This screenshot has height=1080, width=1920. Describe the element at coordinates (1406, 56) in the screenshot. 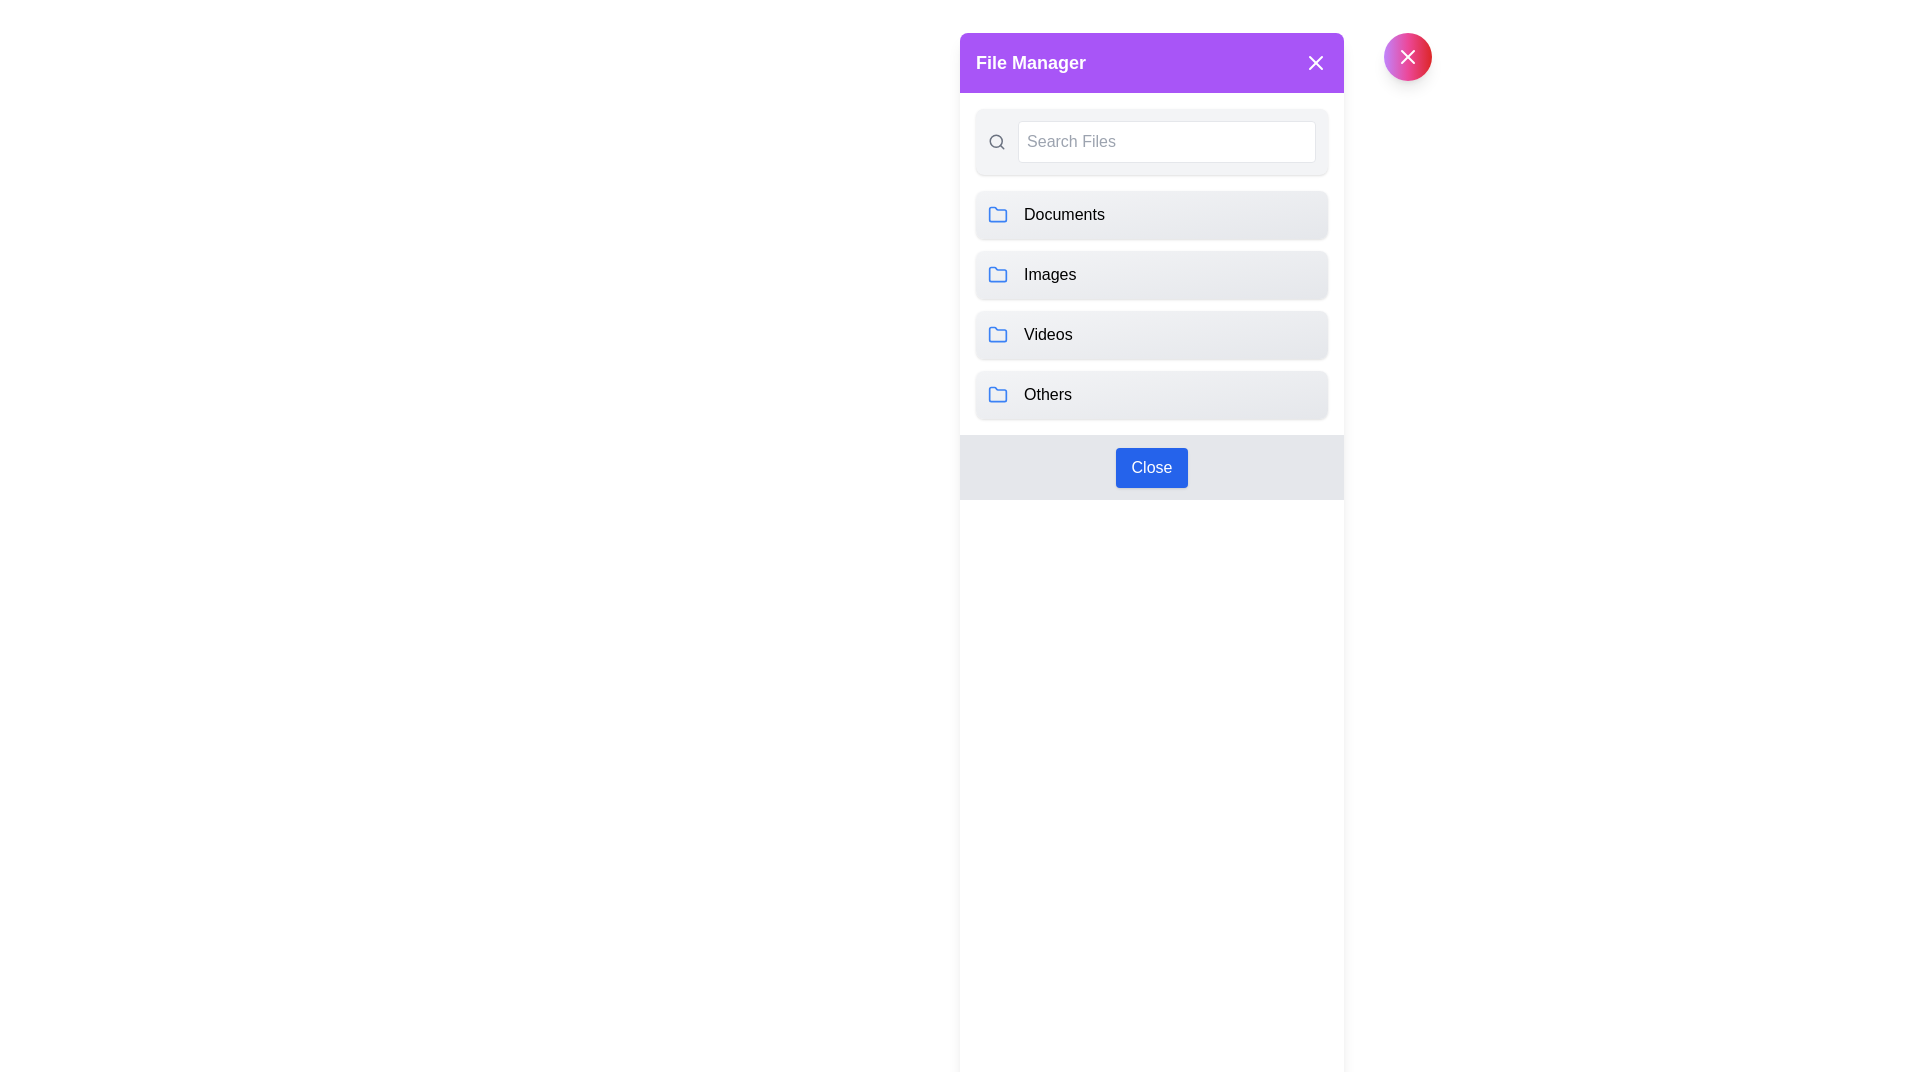

I see `the circular button with a gradient fill and a white 'X' icon located in the upper right corner of the File Manager interface to trigger a scale animation` at that location.